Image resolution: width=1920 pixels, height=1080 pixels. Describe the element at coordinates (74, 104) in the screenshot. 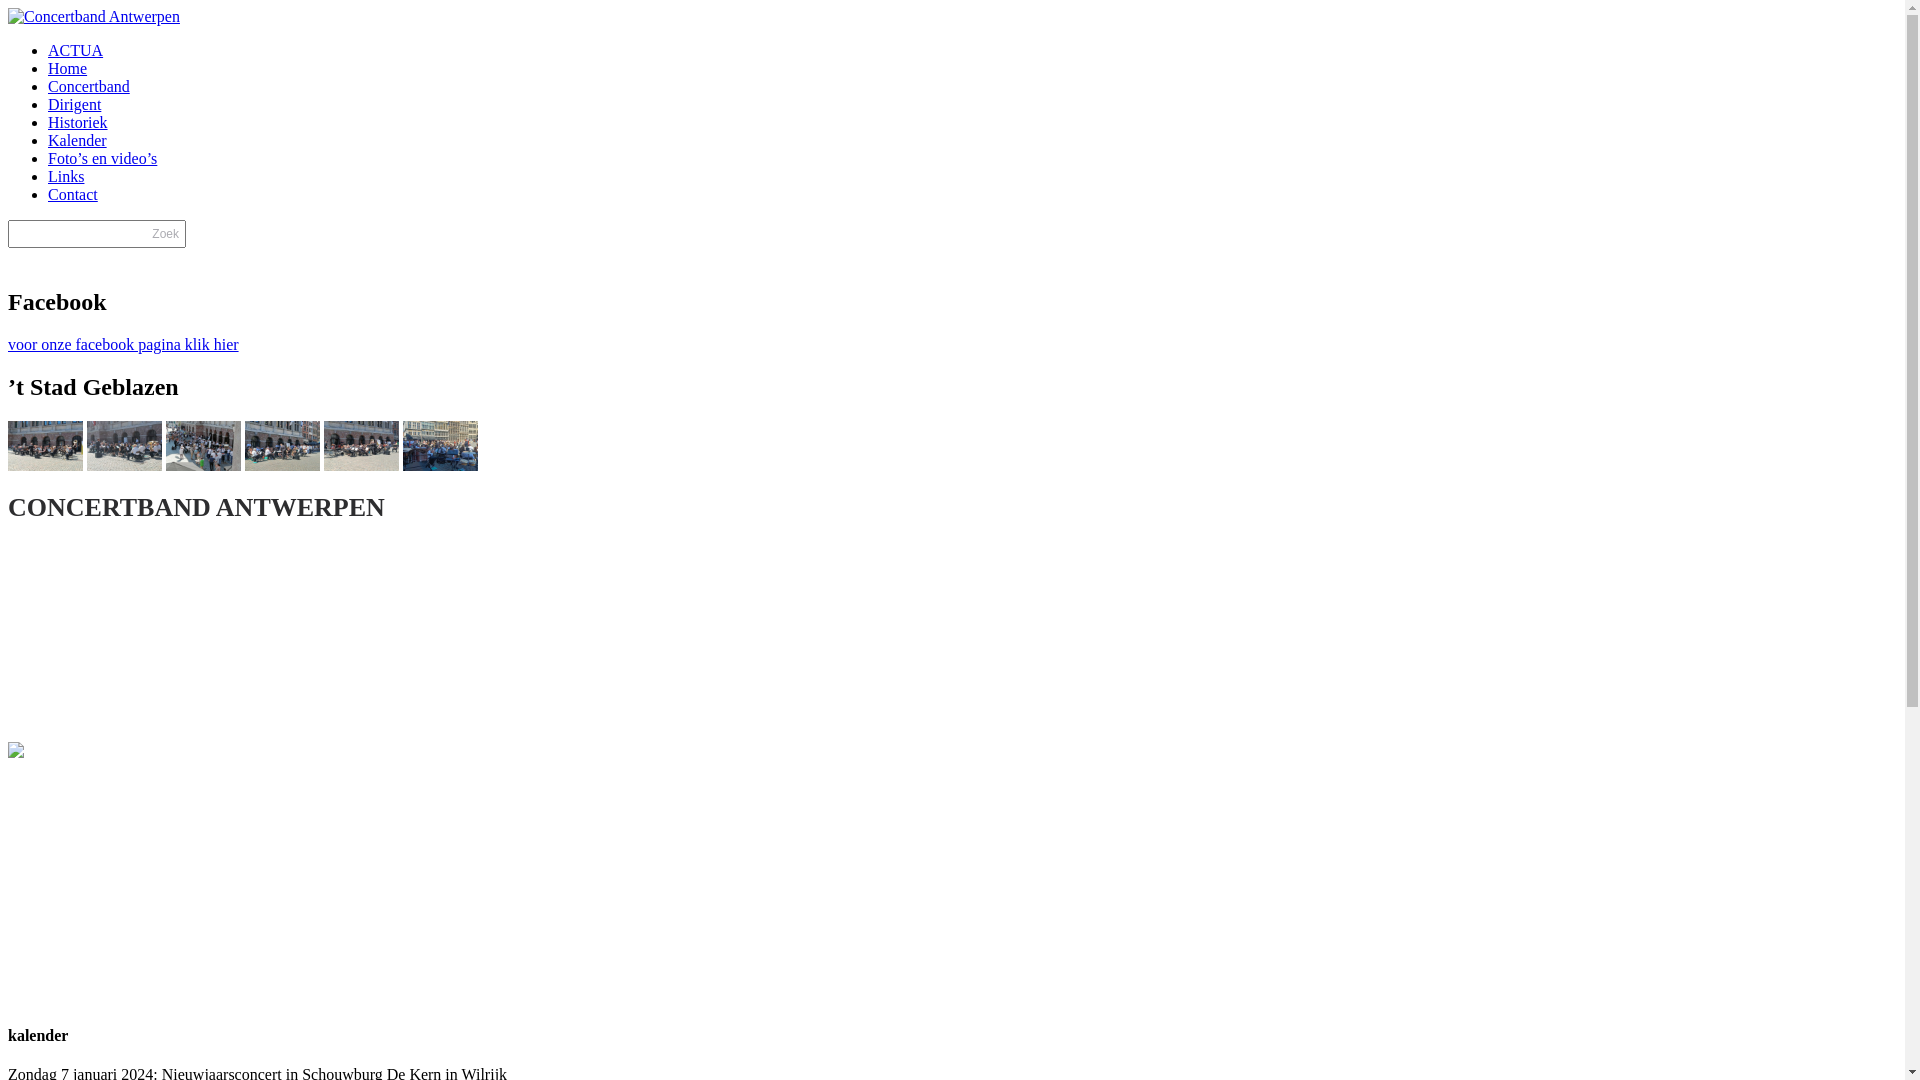

I see `'Dirigent'` at that location.